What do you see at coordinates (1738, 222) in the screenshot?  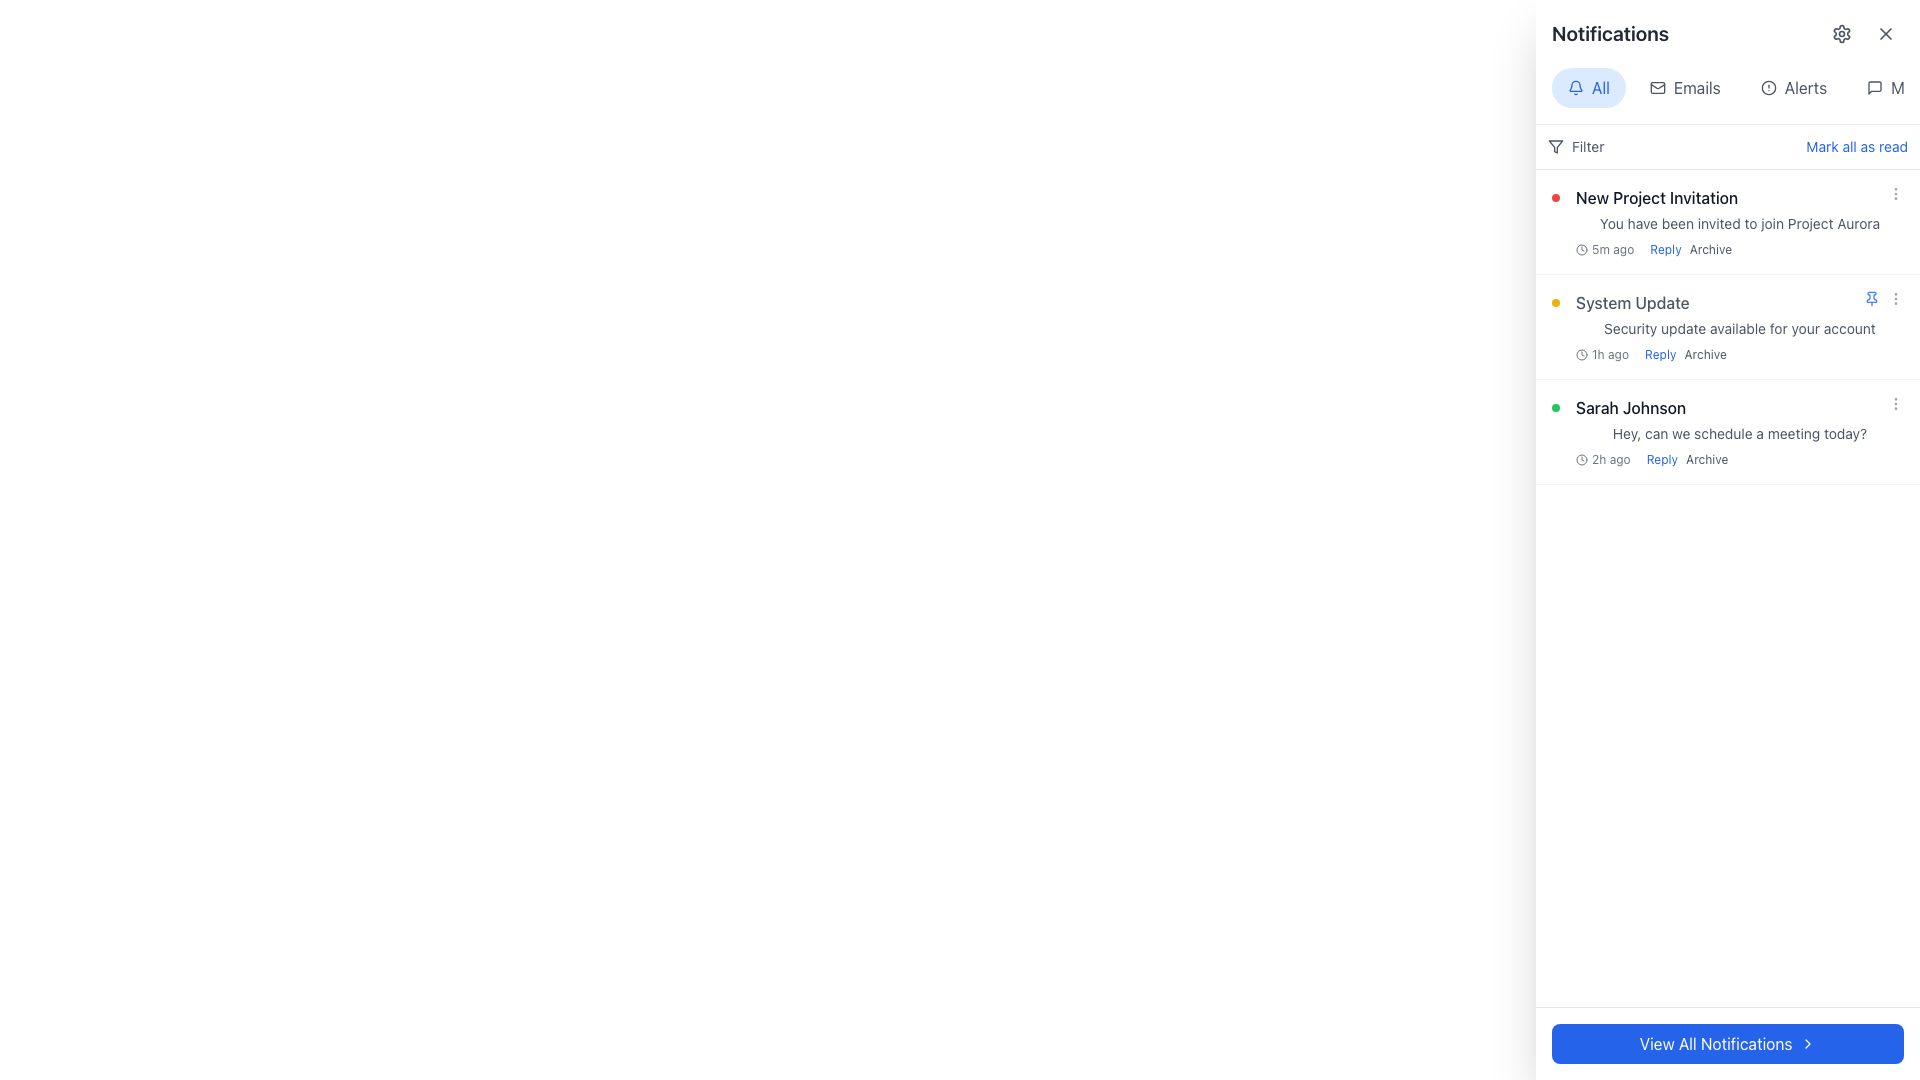 I see `the notification item for 'Project Aurora' located at the top of the list in the 'Notifications' panel` at bounding box center [1738, 222].